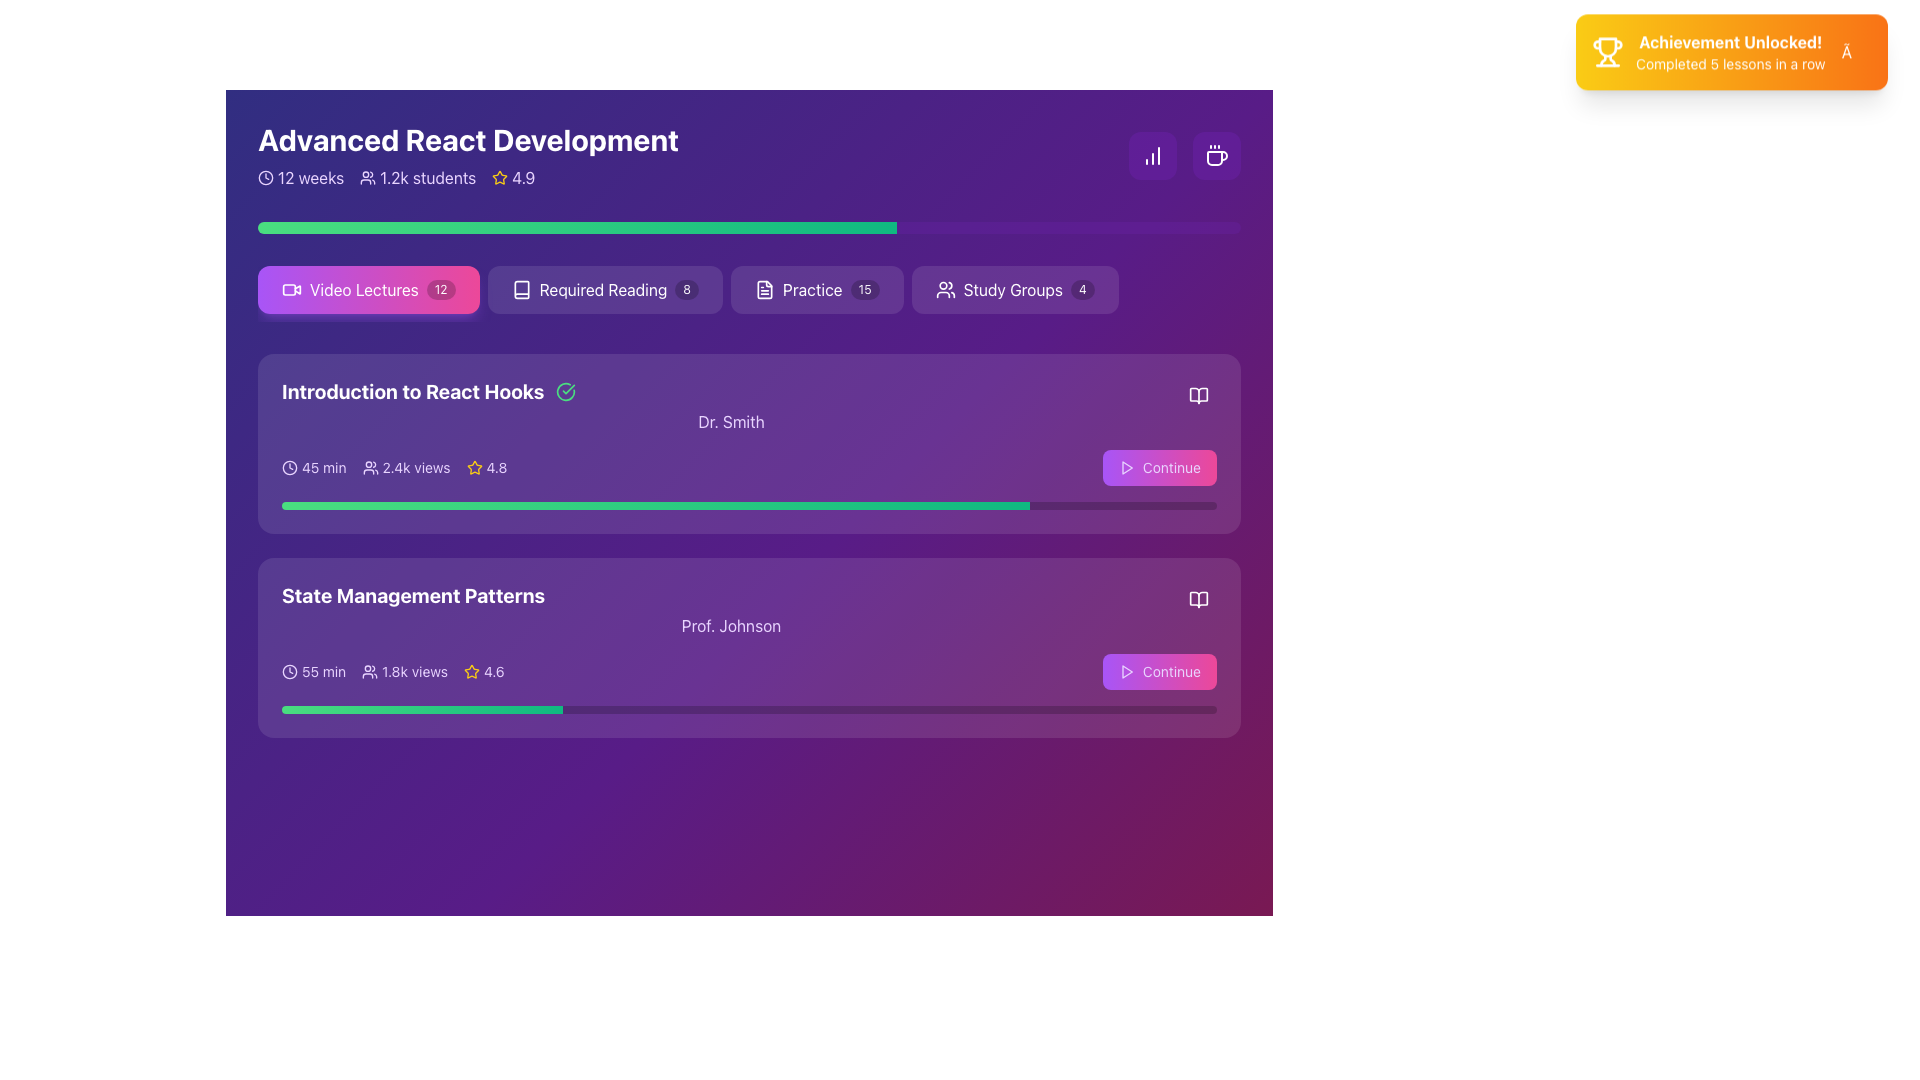  Describe the element at coordinates (500, 176) in the screenshot. I see `the decorative or informational indicator icon representing the rating system located to the left of the numerical rating '4.9' in the header section for 'Advanced React Development'` at that location.